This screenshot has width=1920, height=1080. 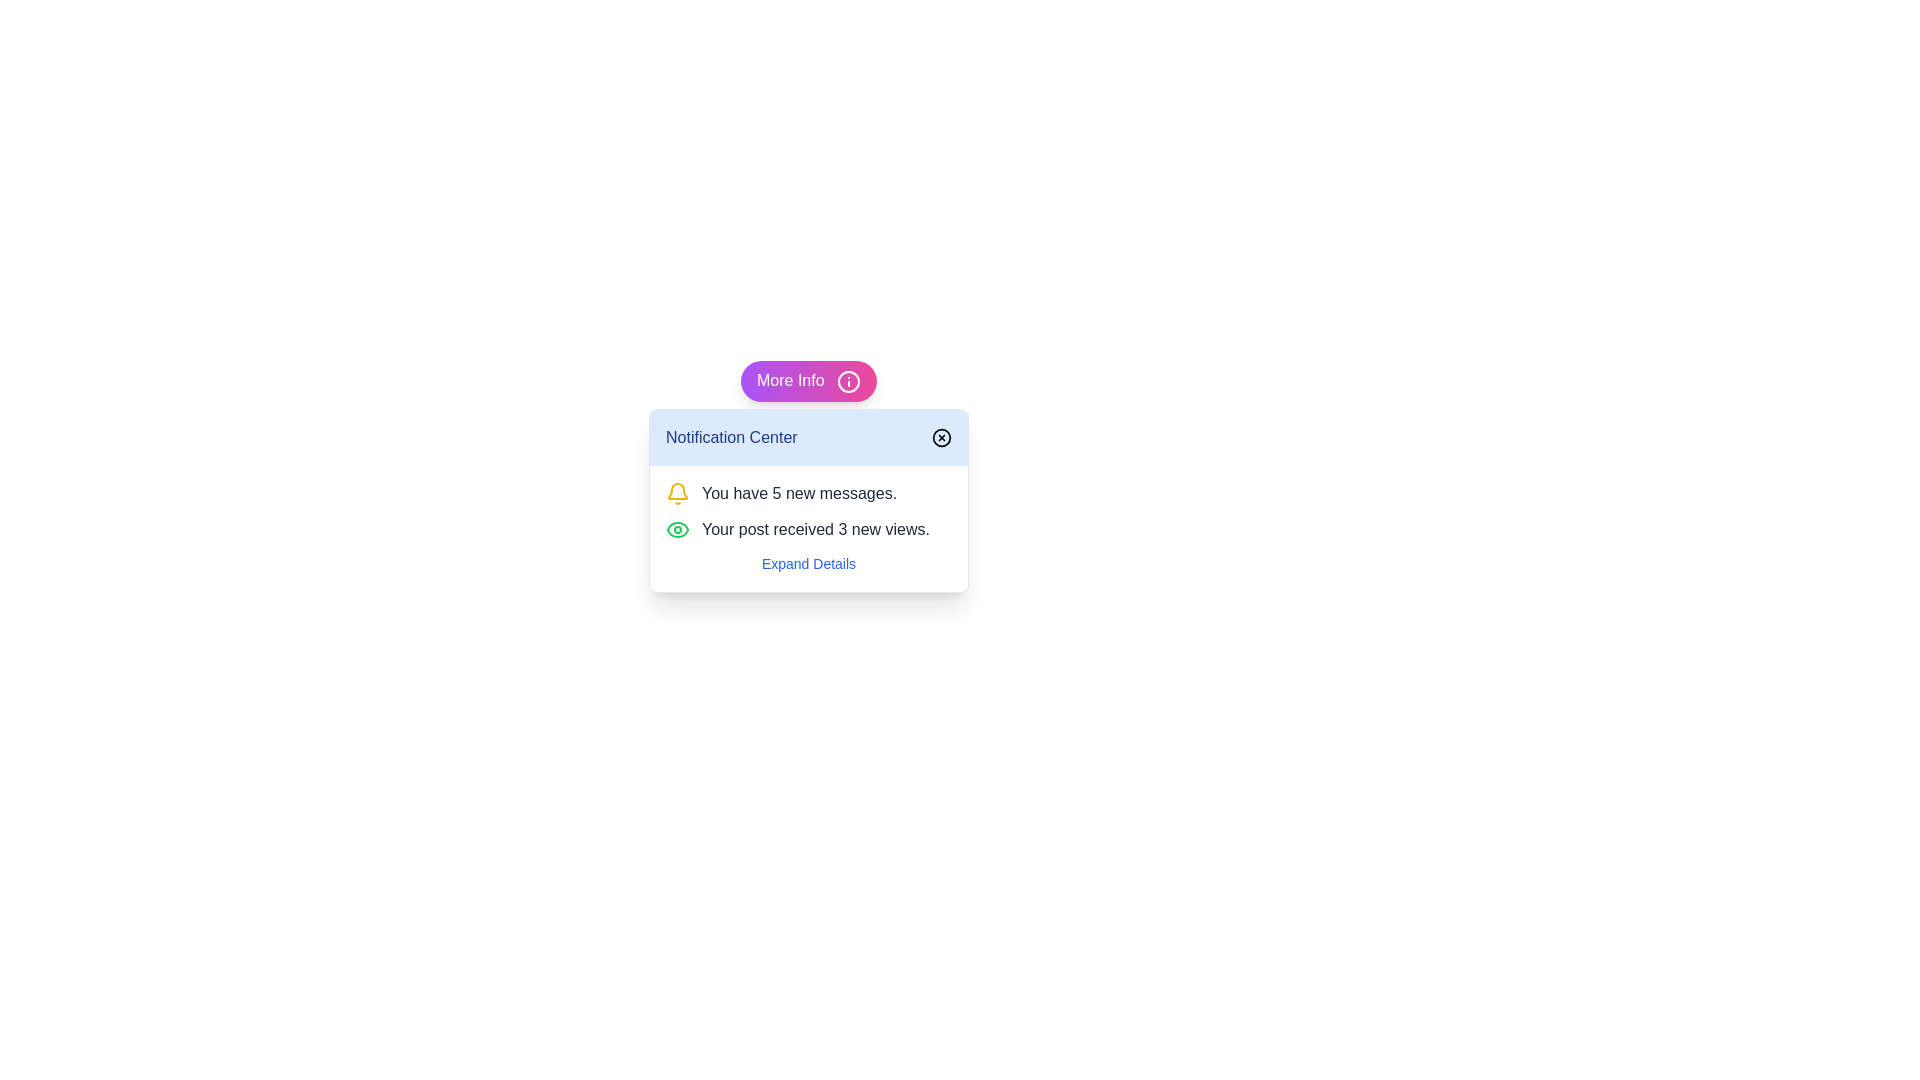 I want to click on the information icon located to the right of the 'More Info' button, so click(x=849, y=381).